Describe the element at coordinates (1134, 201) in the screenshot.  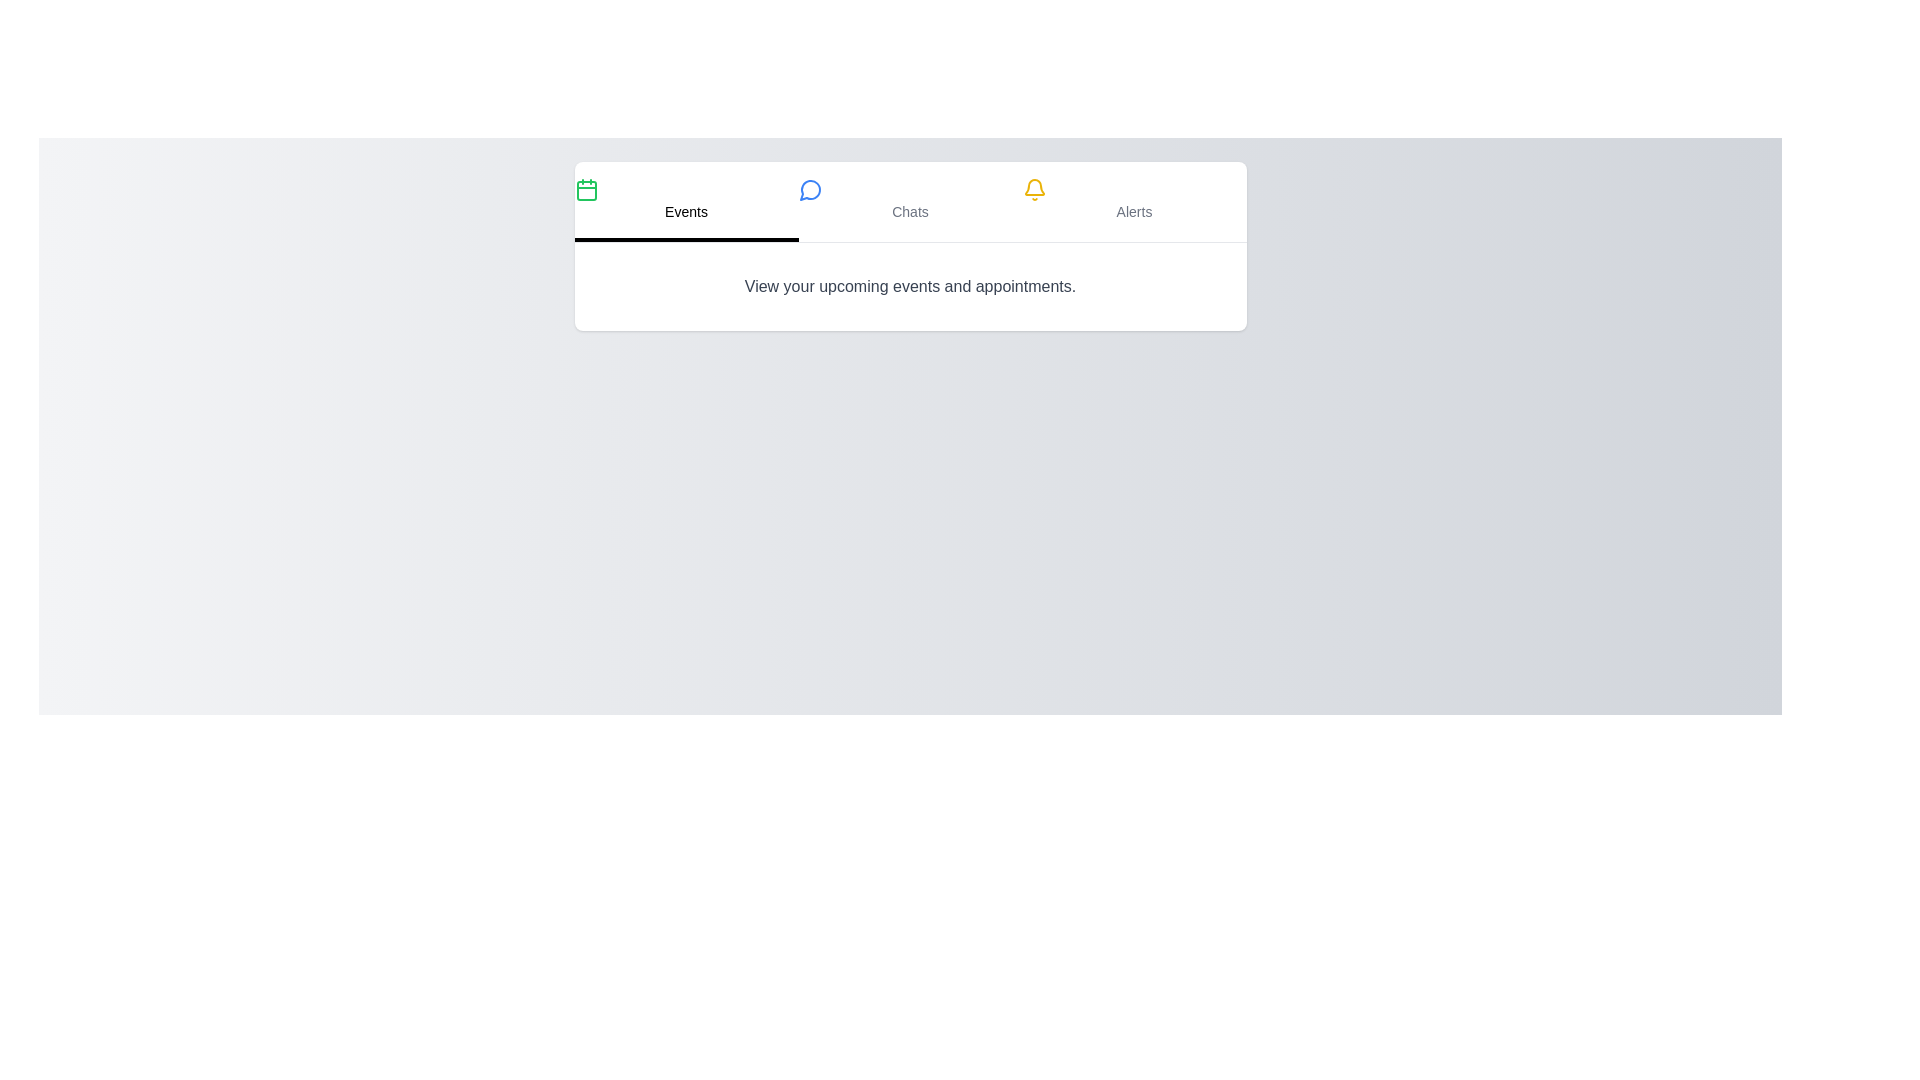
I see `the Alerts tab` at that location.